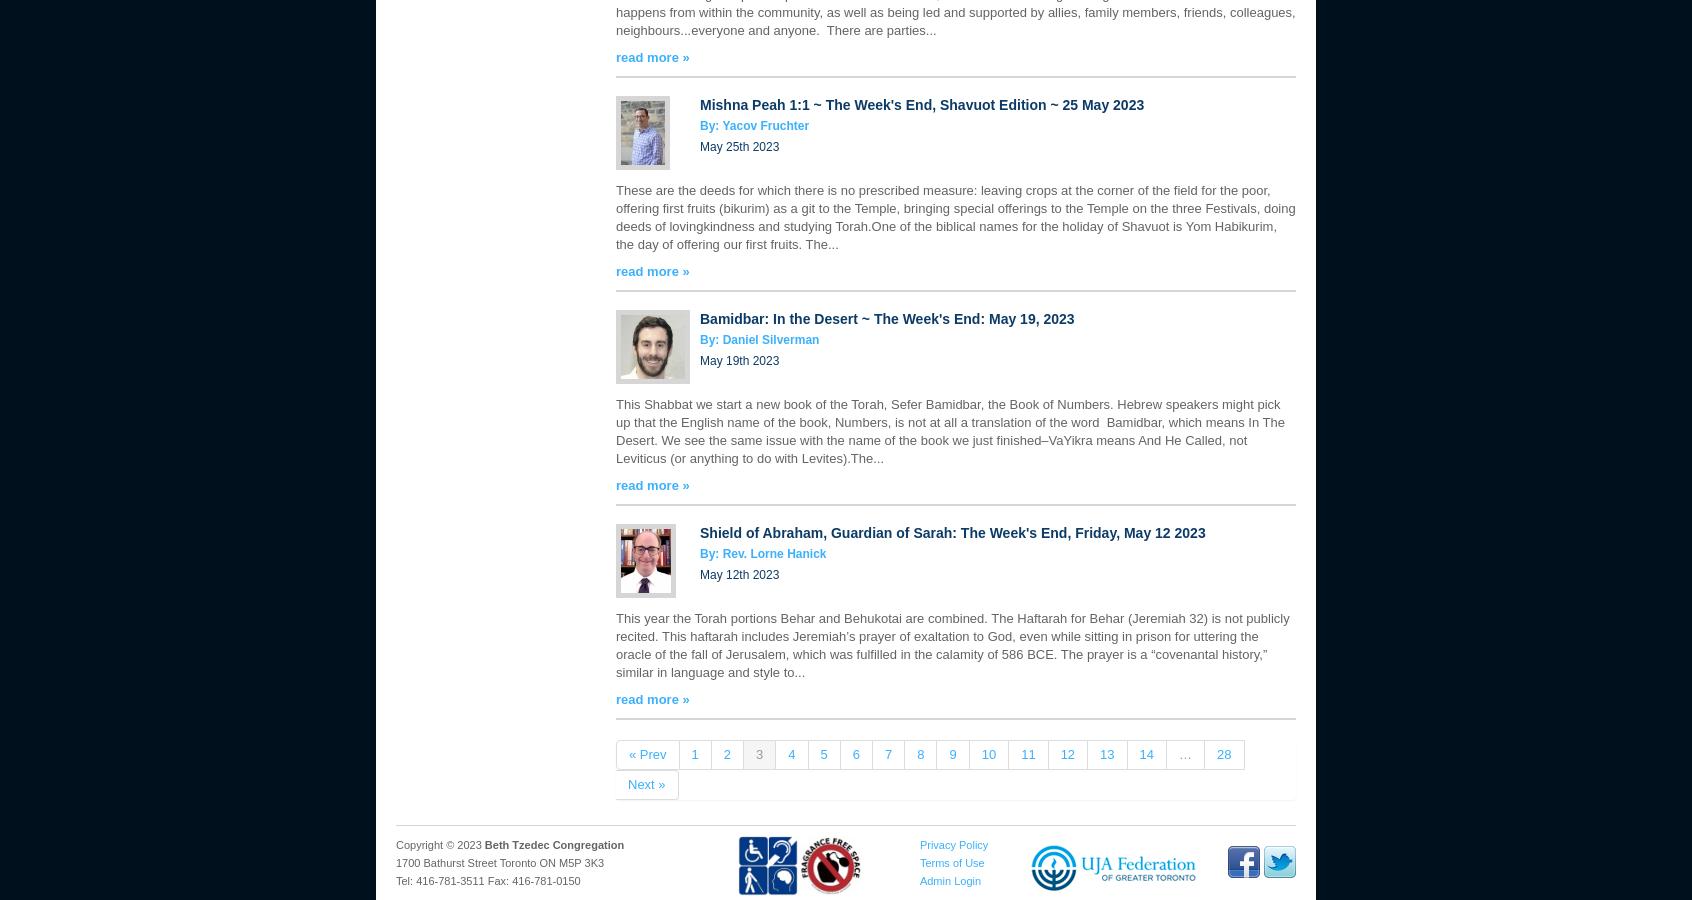  Describe the element at coordinates (553, 845) in the screenshot. I see `'Beth Tzedec Congregation'` at that location.